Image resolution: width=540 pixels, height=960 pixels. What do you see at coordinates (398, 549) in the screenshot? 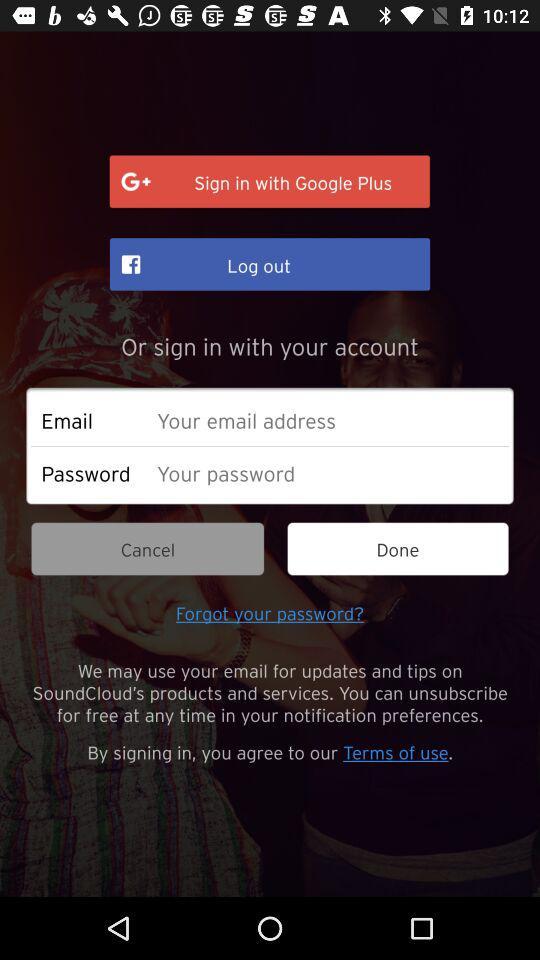
I see `the icon next to the cancel` at bounding box center [398, 549].